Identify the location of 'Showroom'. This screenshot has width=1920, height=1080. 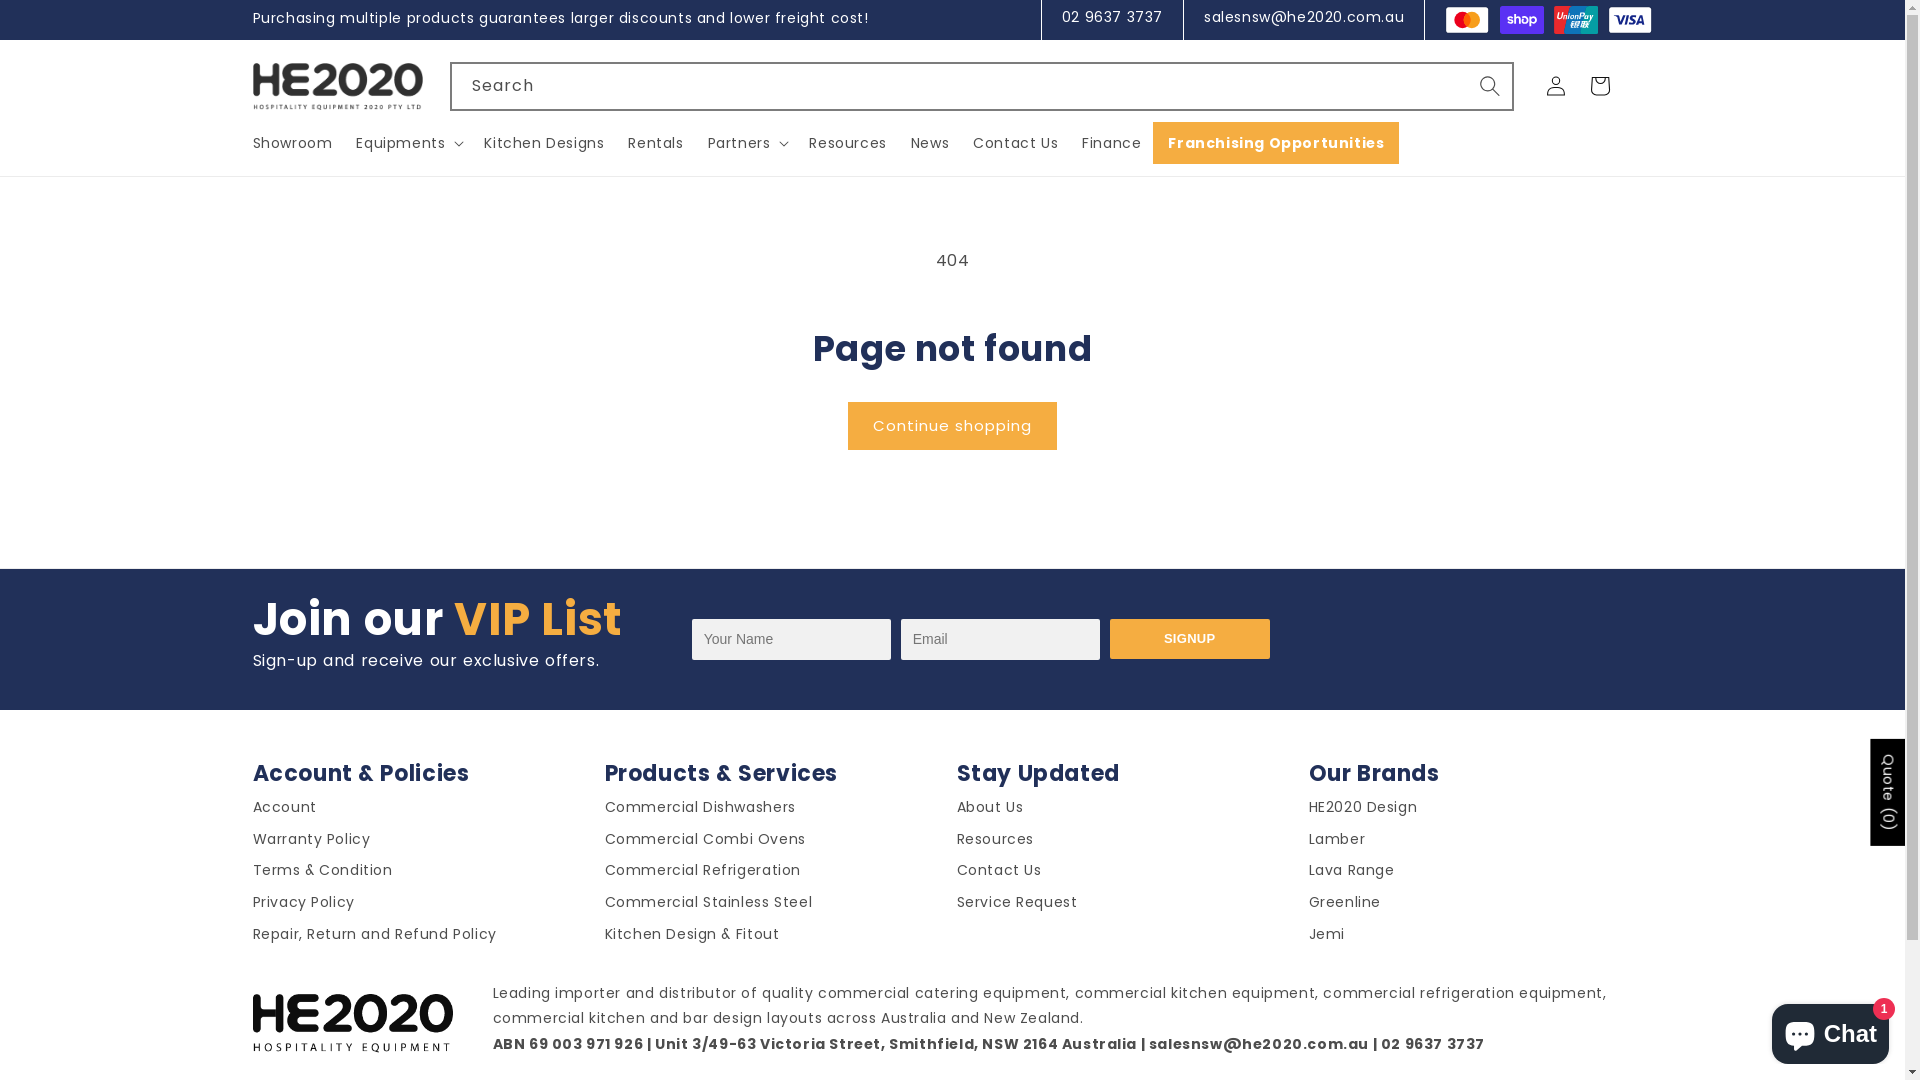
(251, 141).